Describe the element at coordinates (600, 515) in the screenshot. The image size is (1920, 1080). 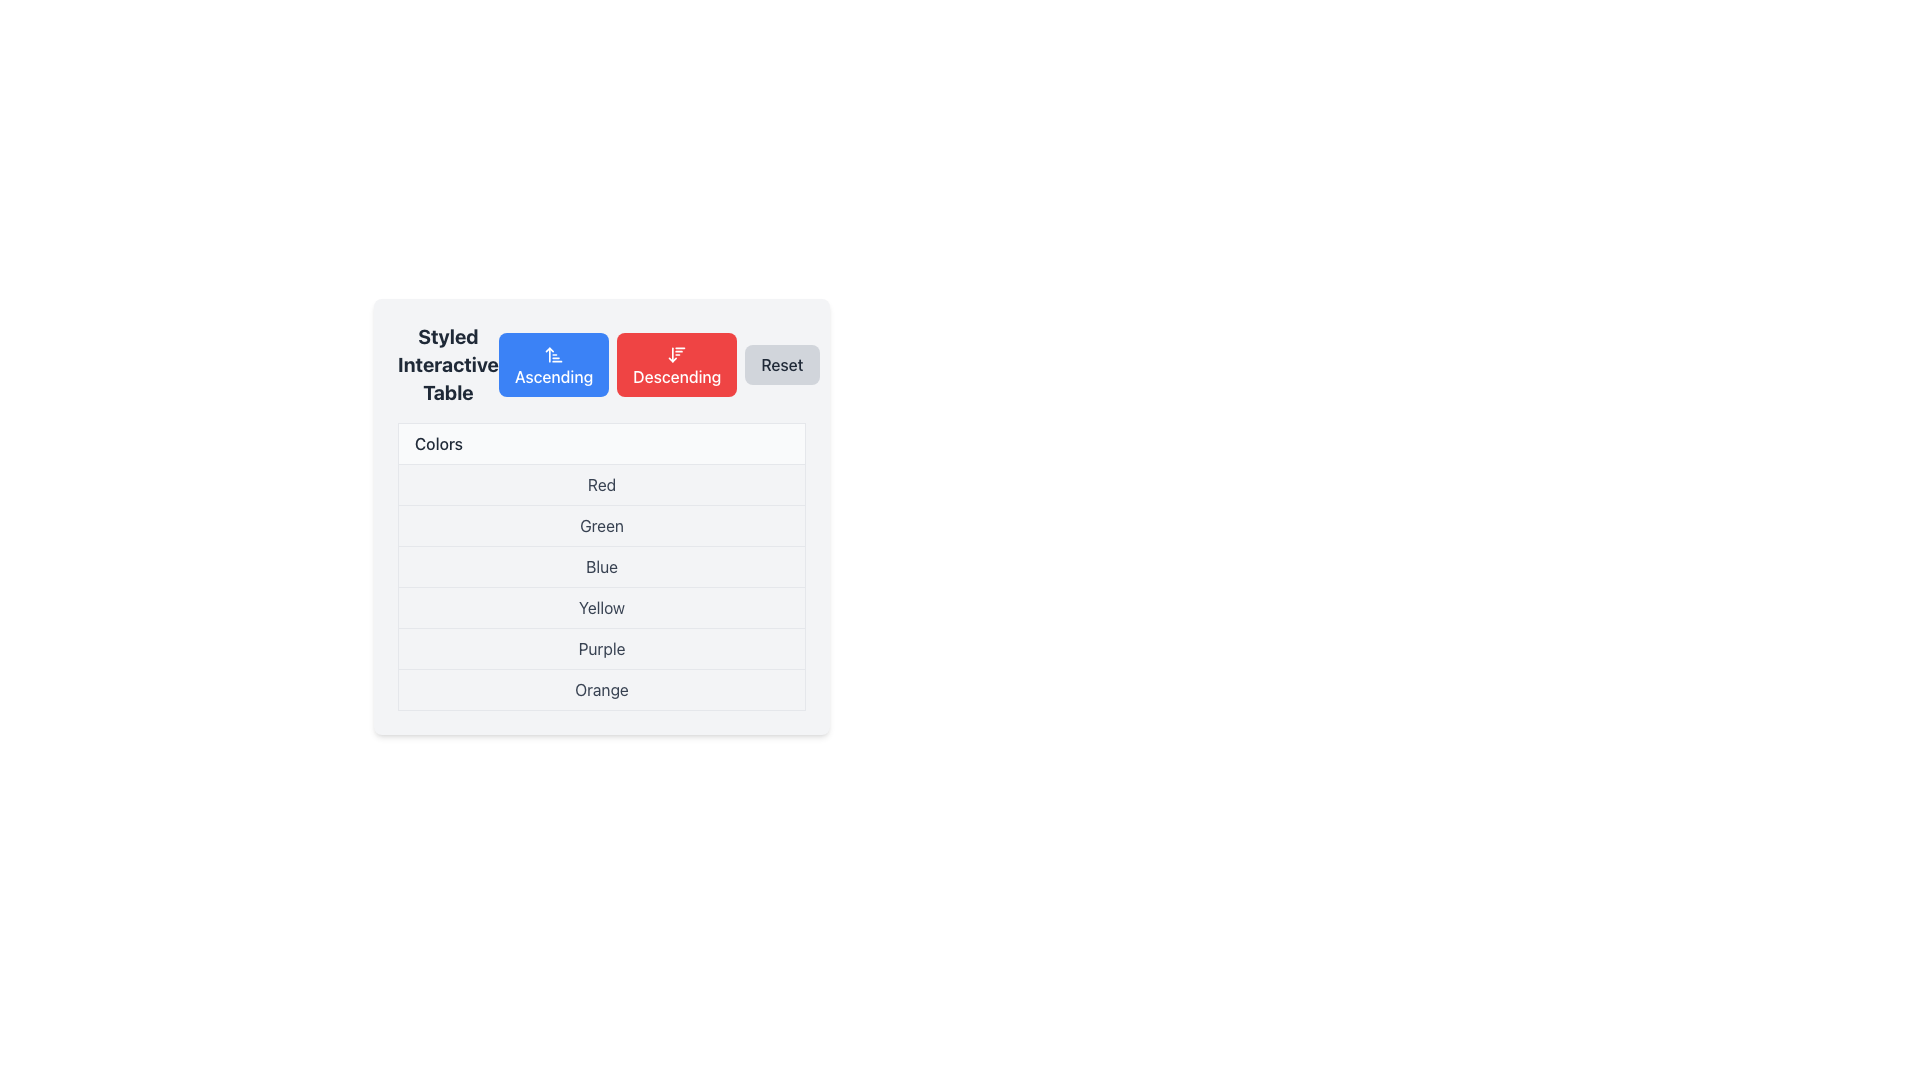
I see `the second row item under the 'Colors' header` at that location.